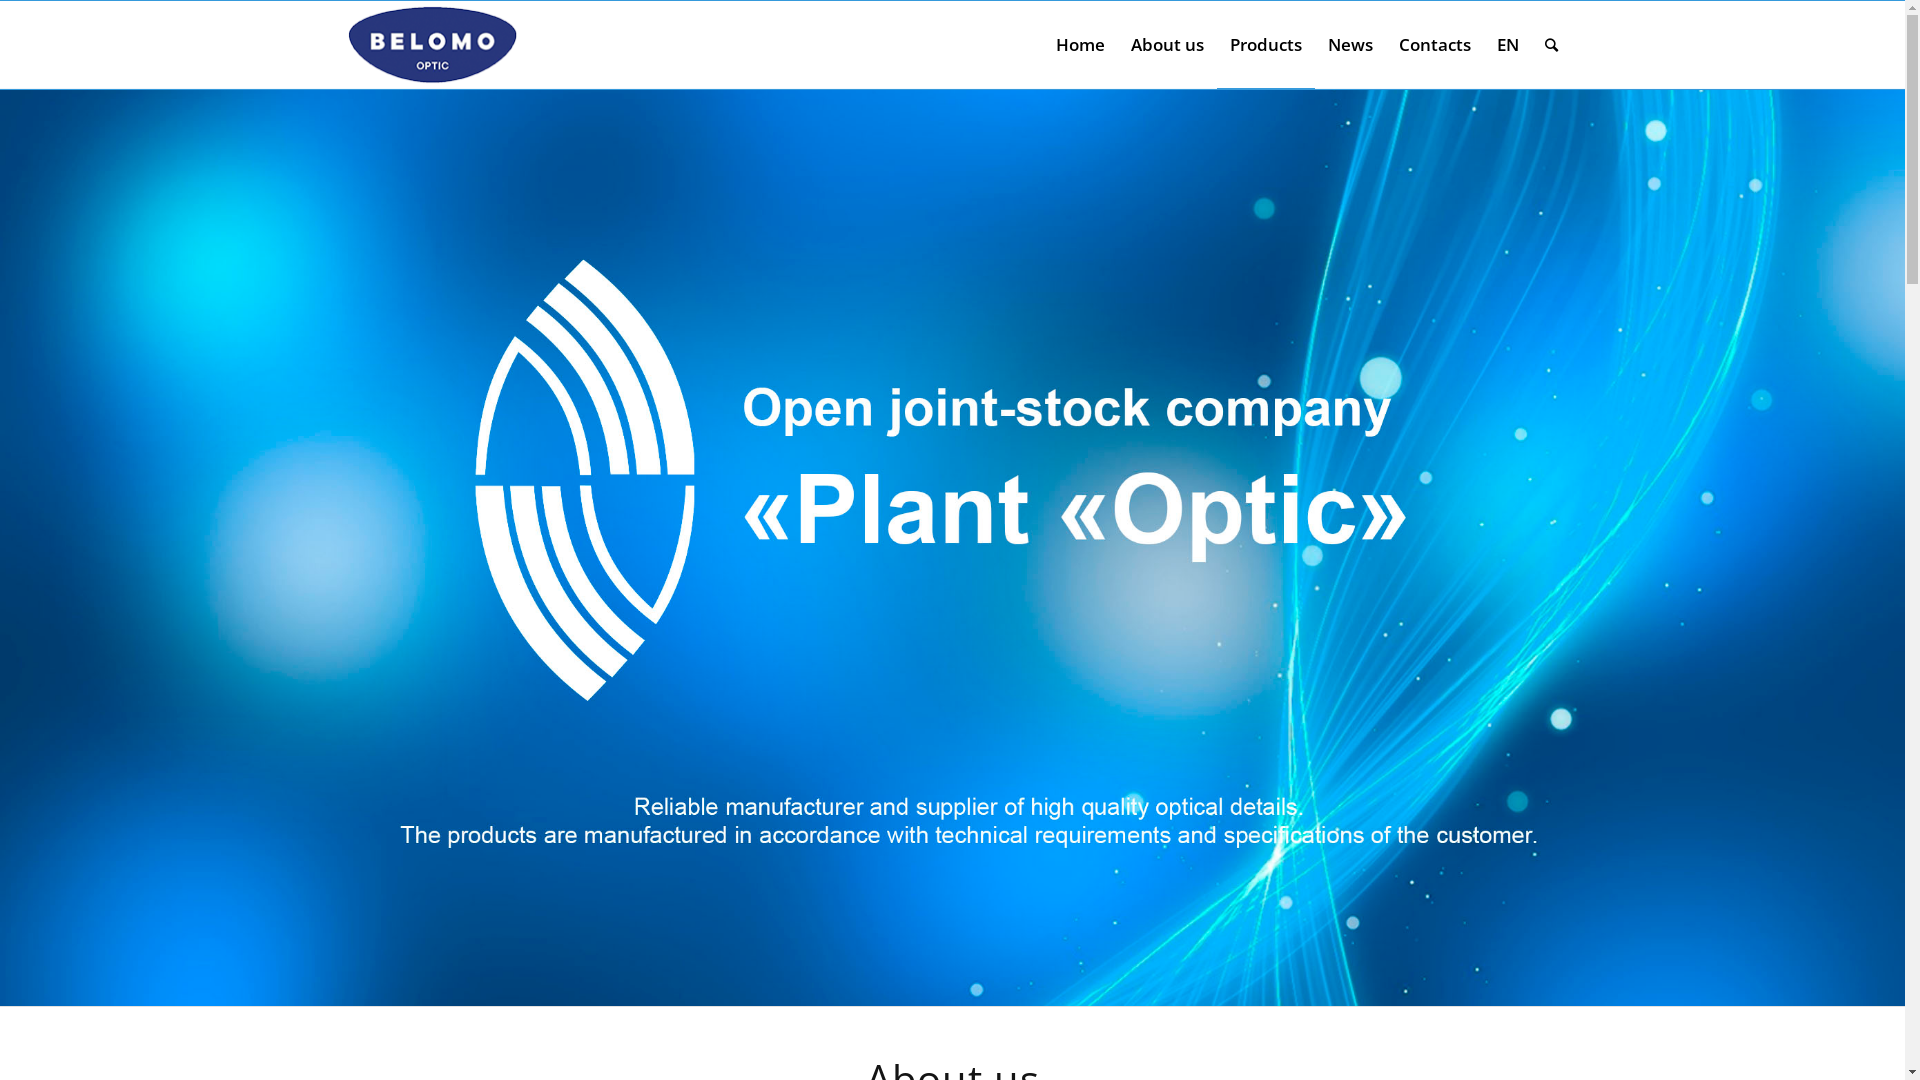 Image resolution: width=1920 pixels, height=1080 pixels. What do you see at coordinates (1314, 45) in the screenshot?
I see `'News'` at bounding box center [1314, 45].